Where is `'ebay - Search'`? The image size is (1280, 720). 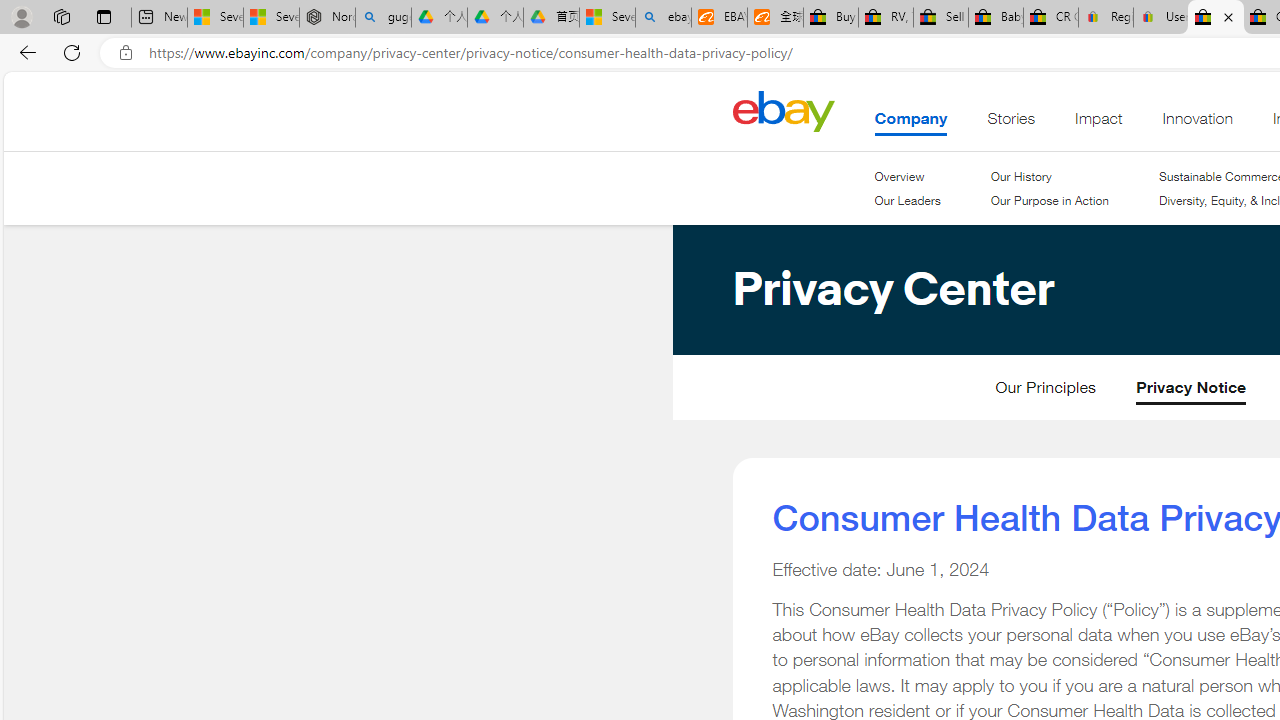 'ebay - Search' is located at coordinates (663, 17).